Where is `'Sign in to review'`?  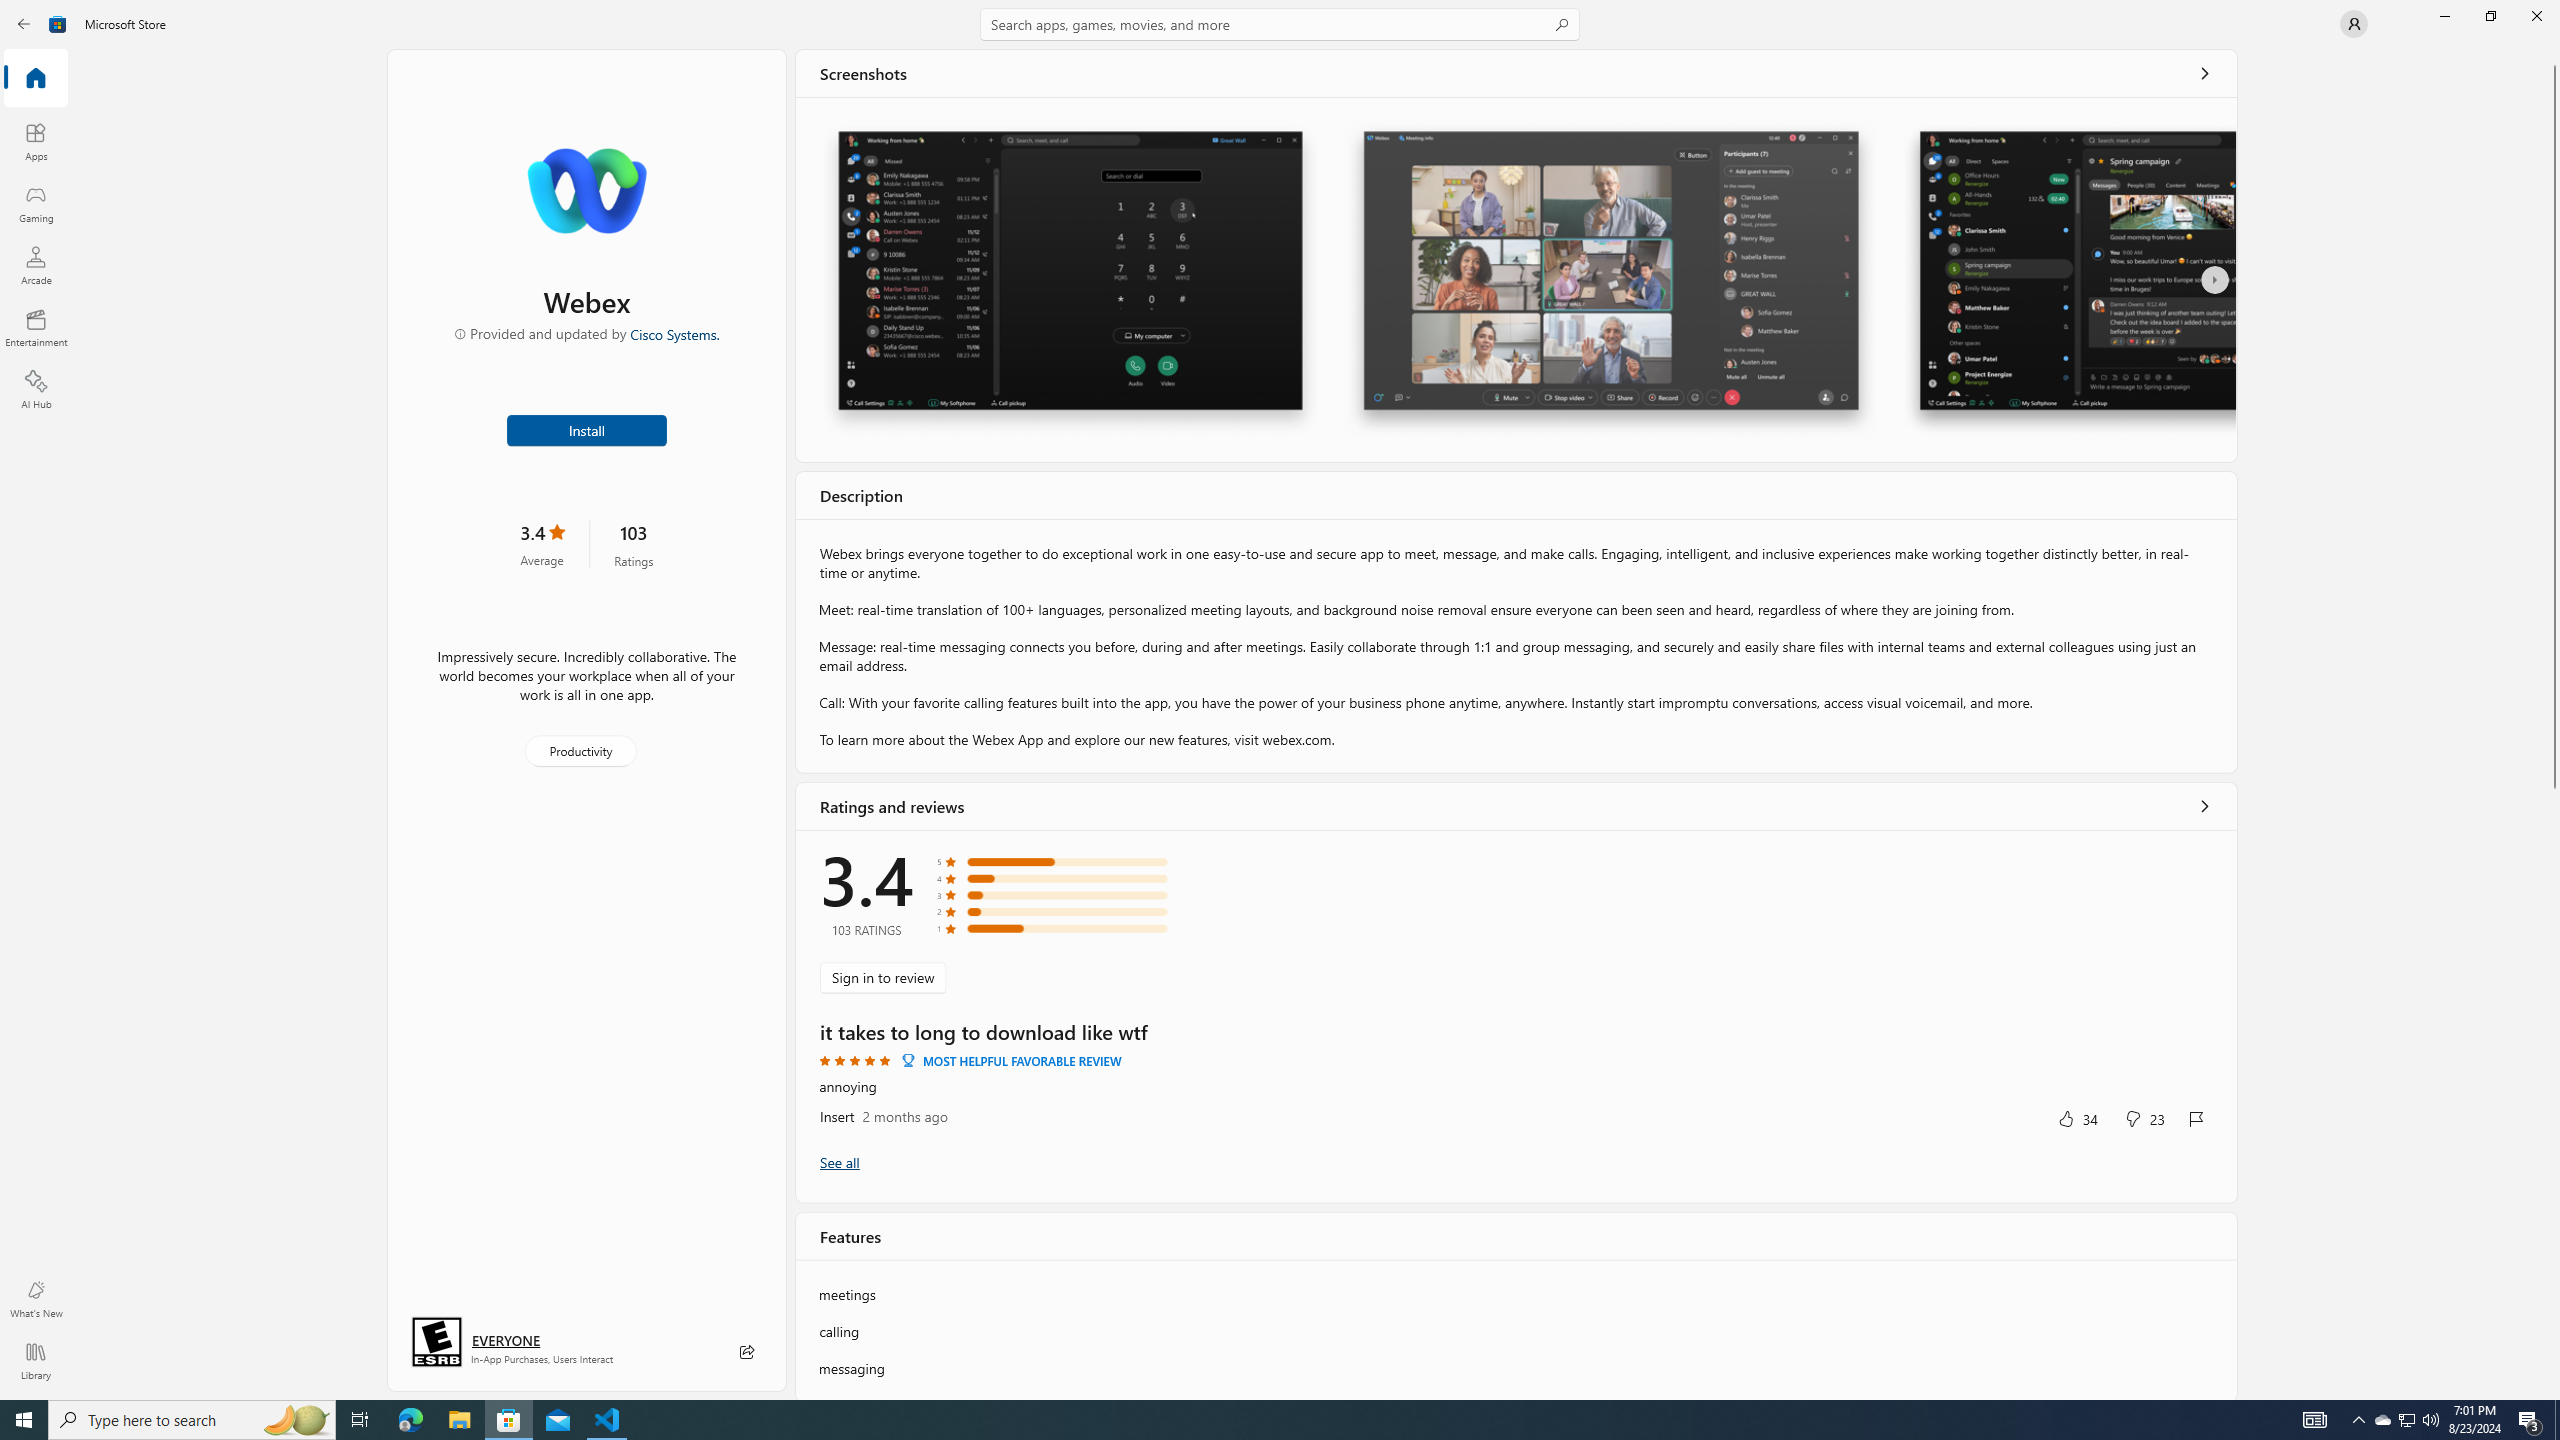
'Sign in to review' is located at coordinates (882, 976).